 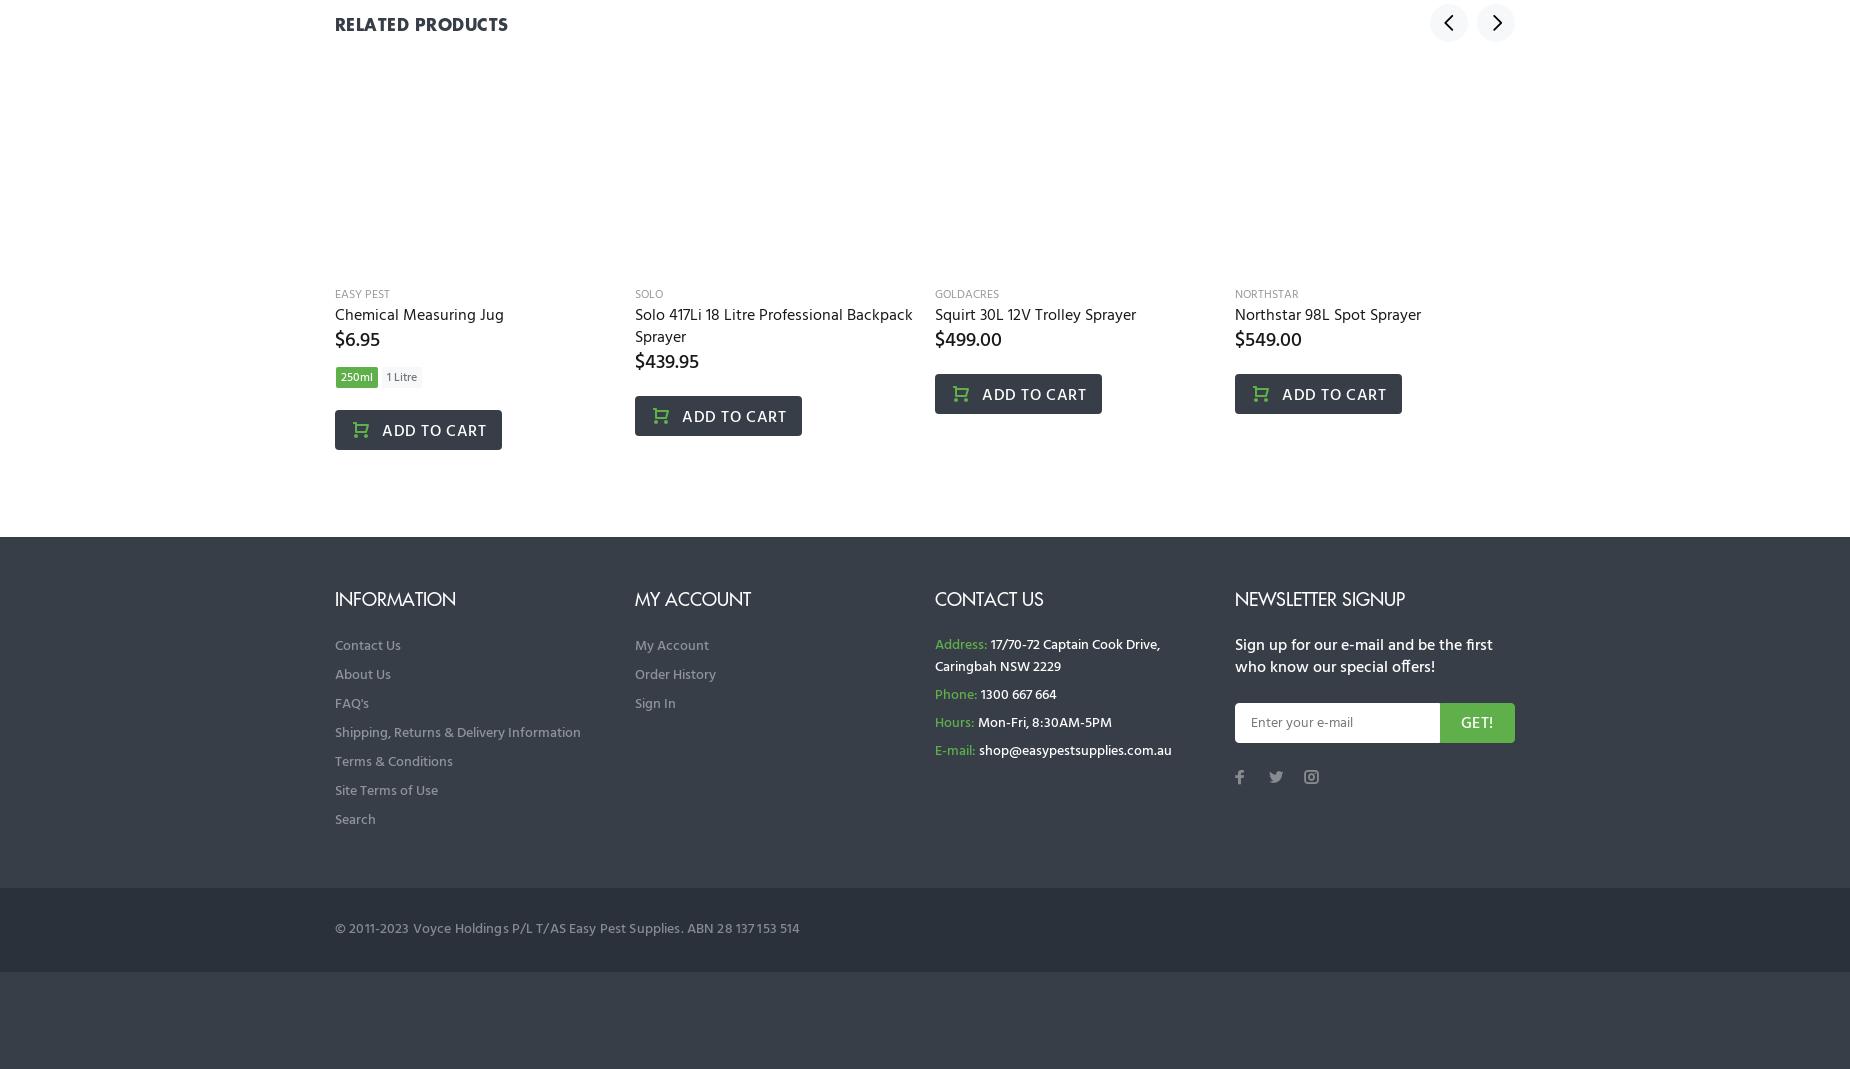 What do you see at coordinates (960, 644) in the screenshot?
I see `'Address:'` at bounding box center [960, 644].